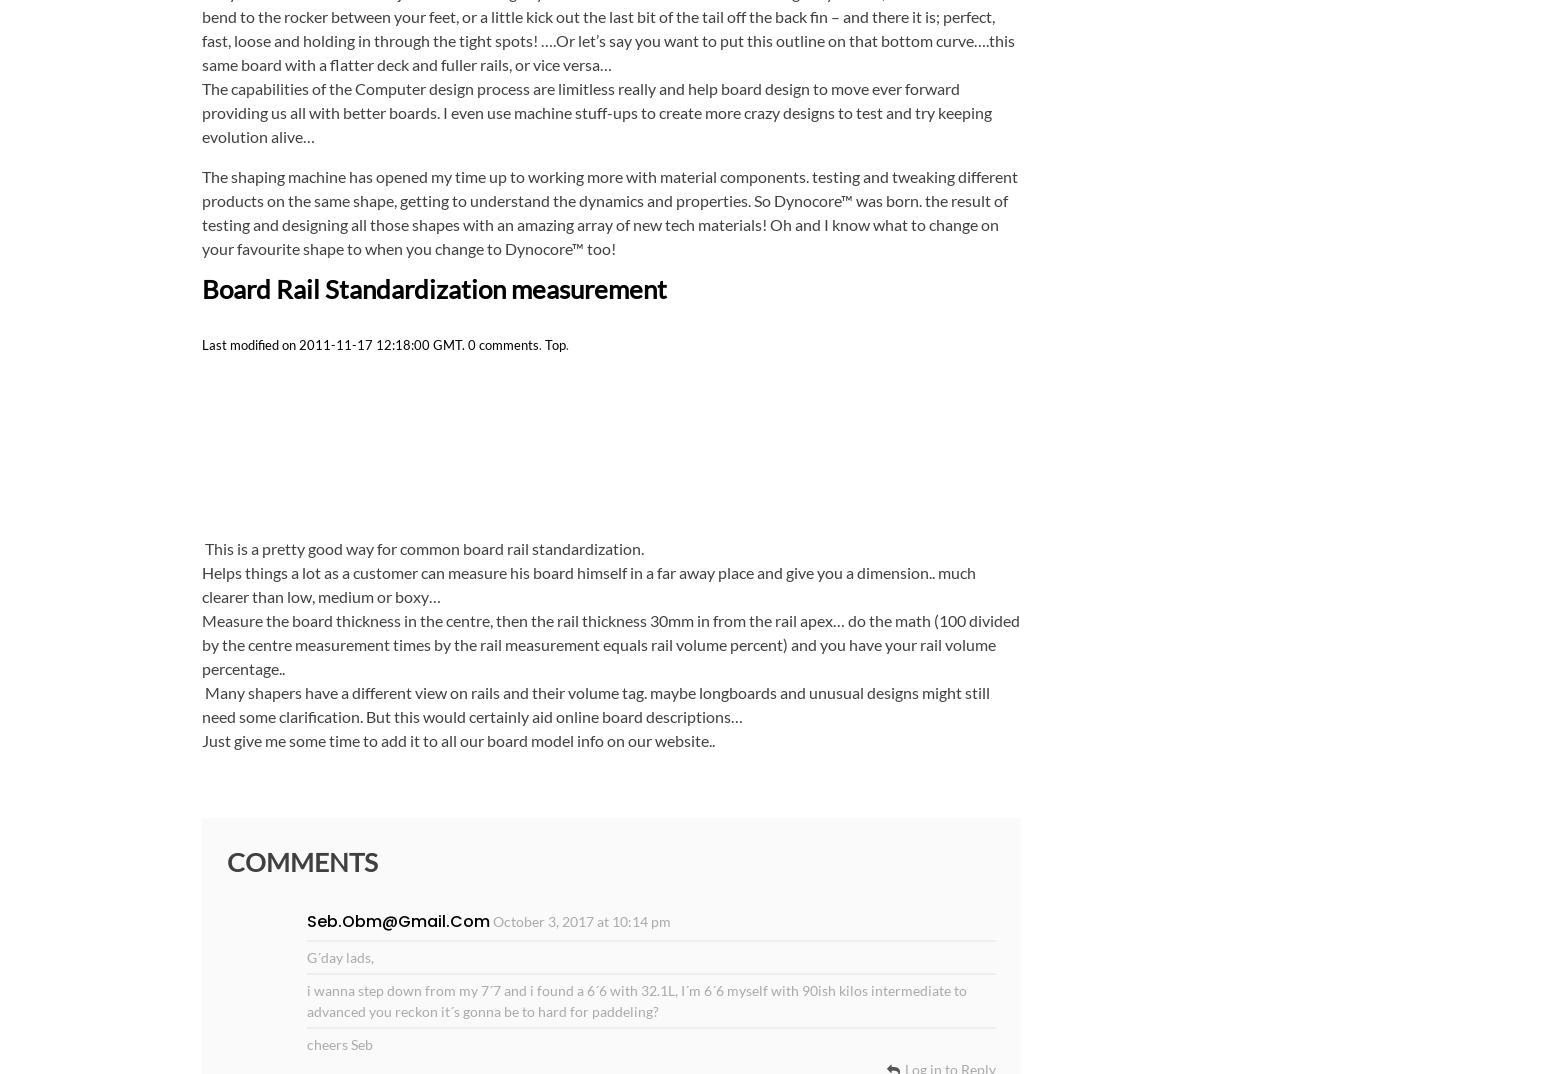  Describe the element at coordinates (634, 999) in the screenshot. I see `'i wanna step down from my 7´7 and i found a 6´6 with 32.1L, I´m 6´6 myself with 90ish kilos intermediate to advanced you reckon it´s gonna be to hard for paddeling?'` at that location.